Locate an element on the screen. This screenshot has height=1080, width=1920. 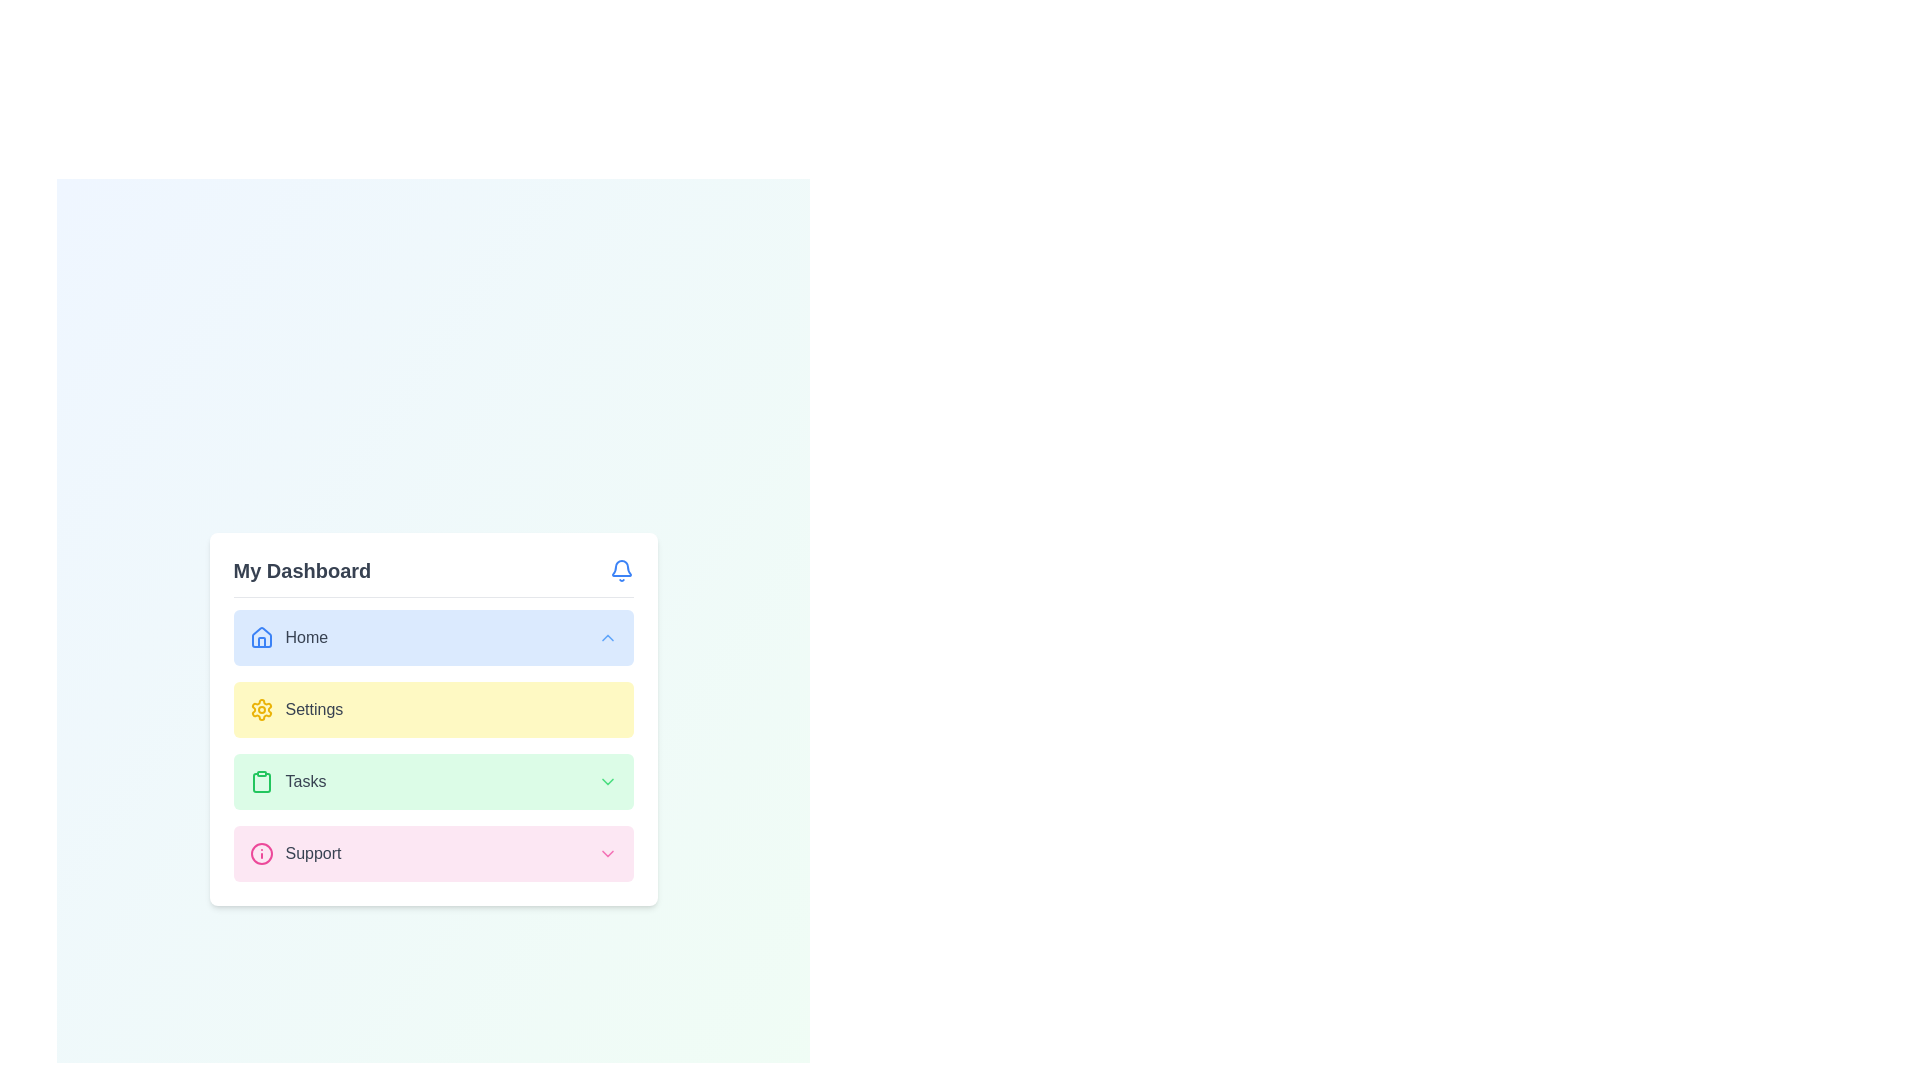
the 'Tasks' menu item, which features a green clipboard icon and medium gray text on a light green background is located at coordinates (287, 780).